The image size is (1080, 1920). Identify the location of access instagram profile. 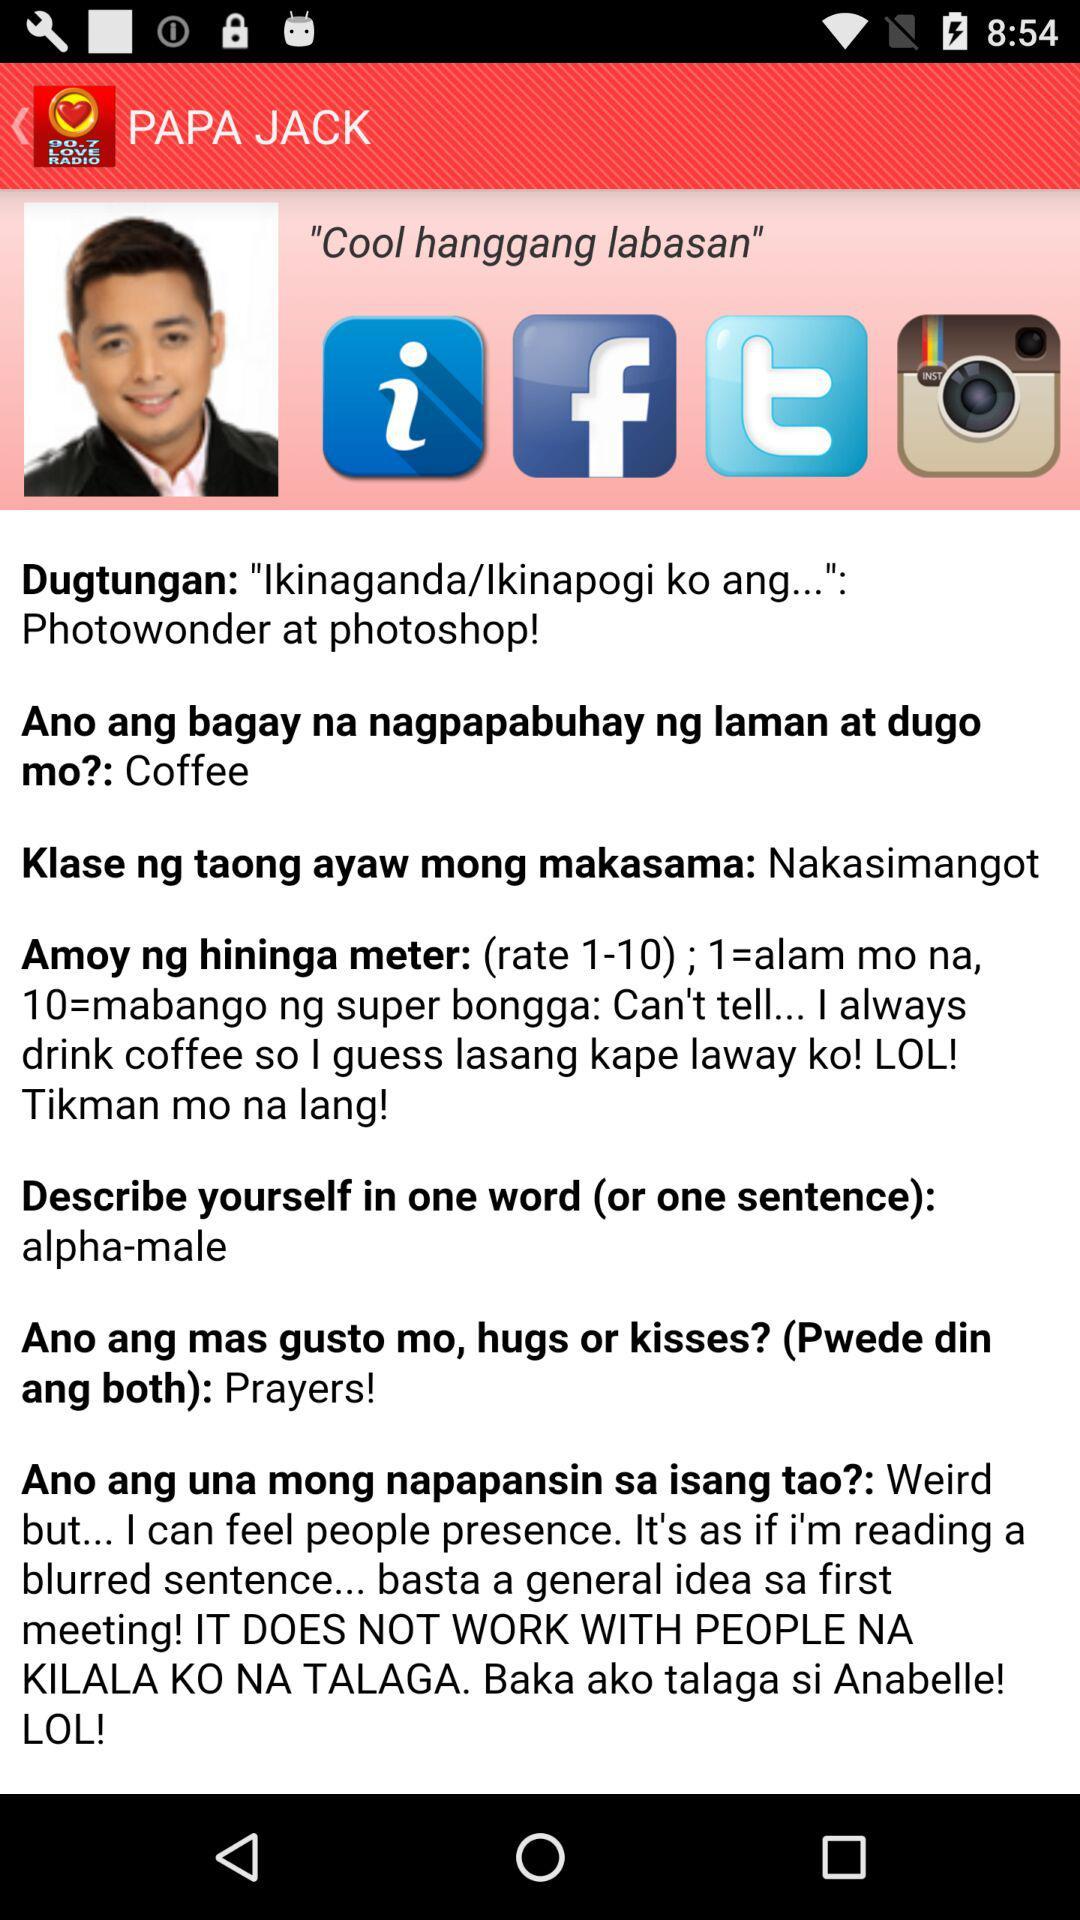
(977, 395).